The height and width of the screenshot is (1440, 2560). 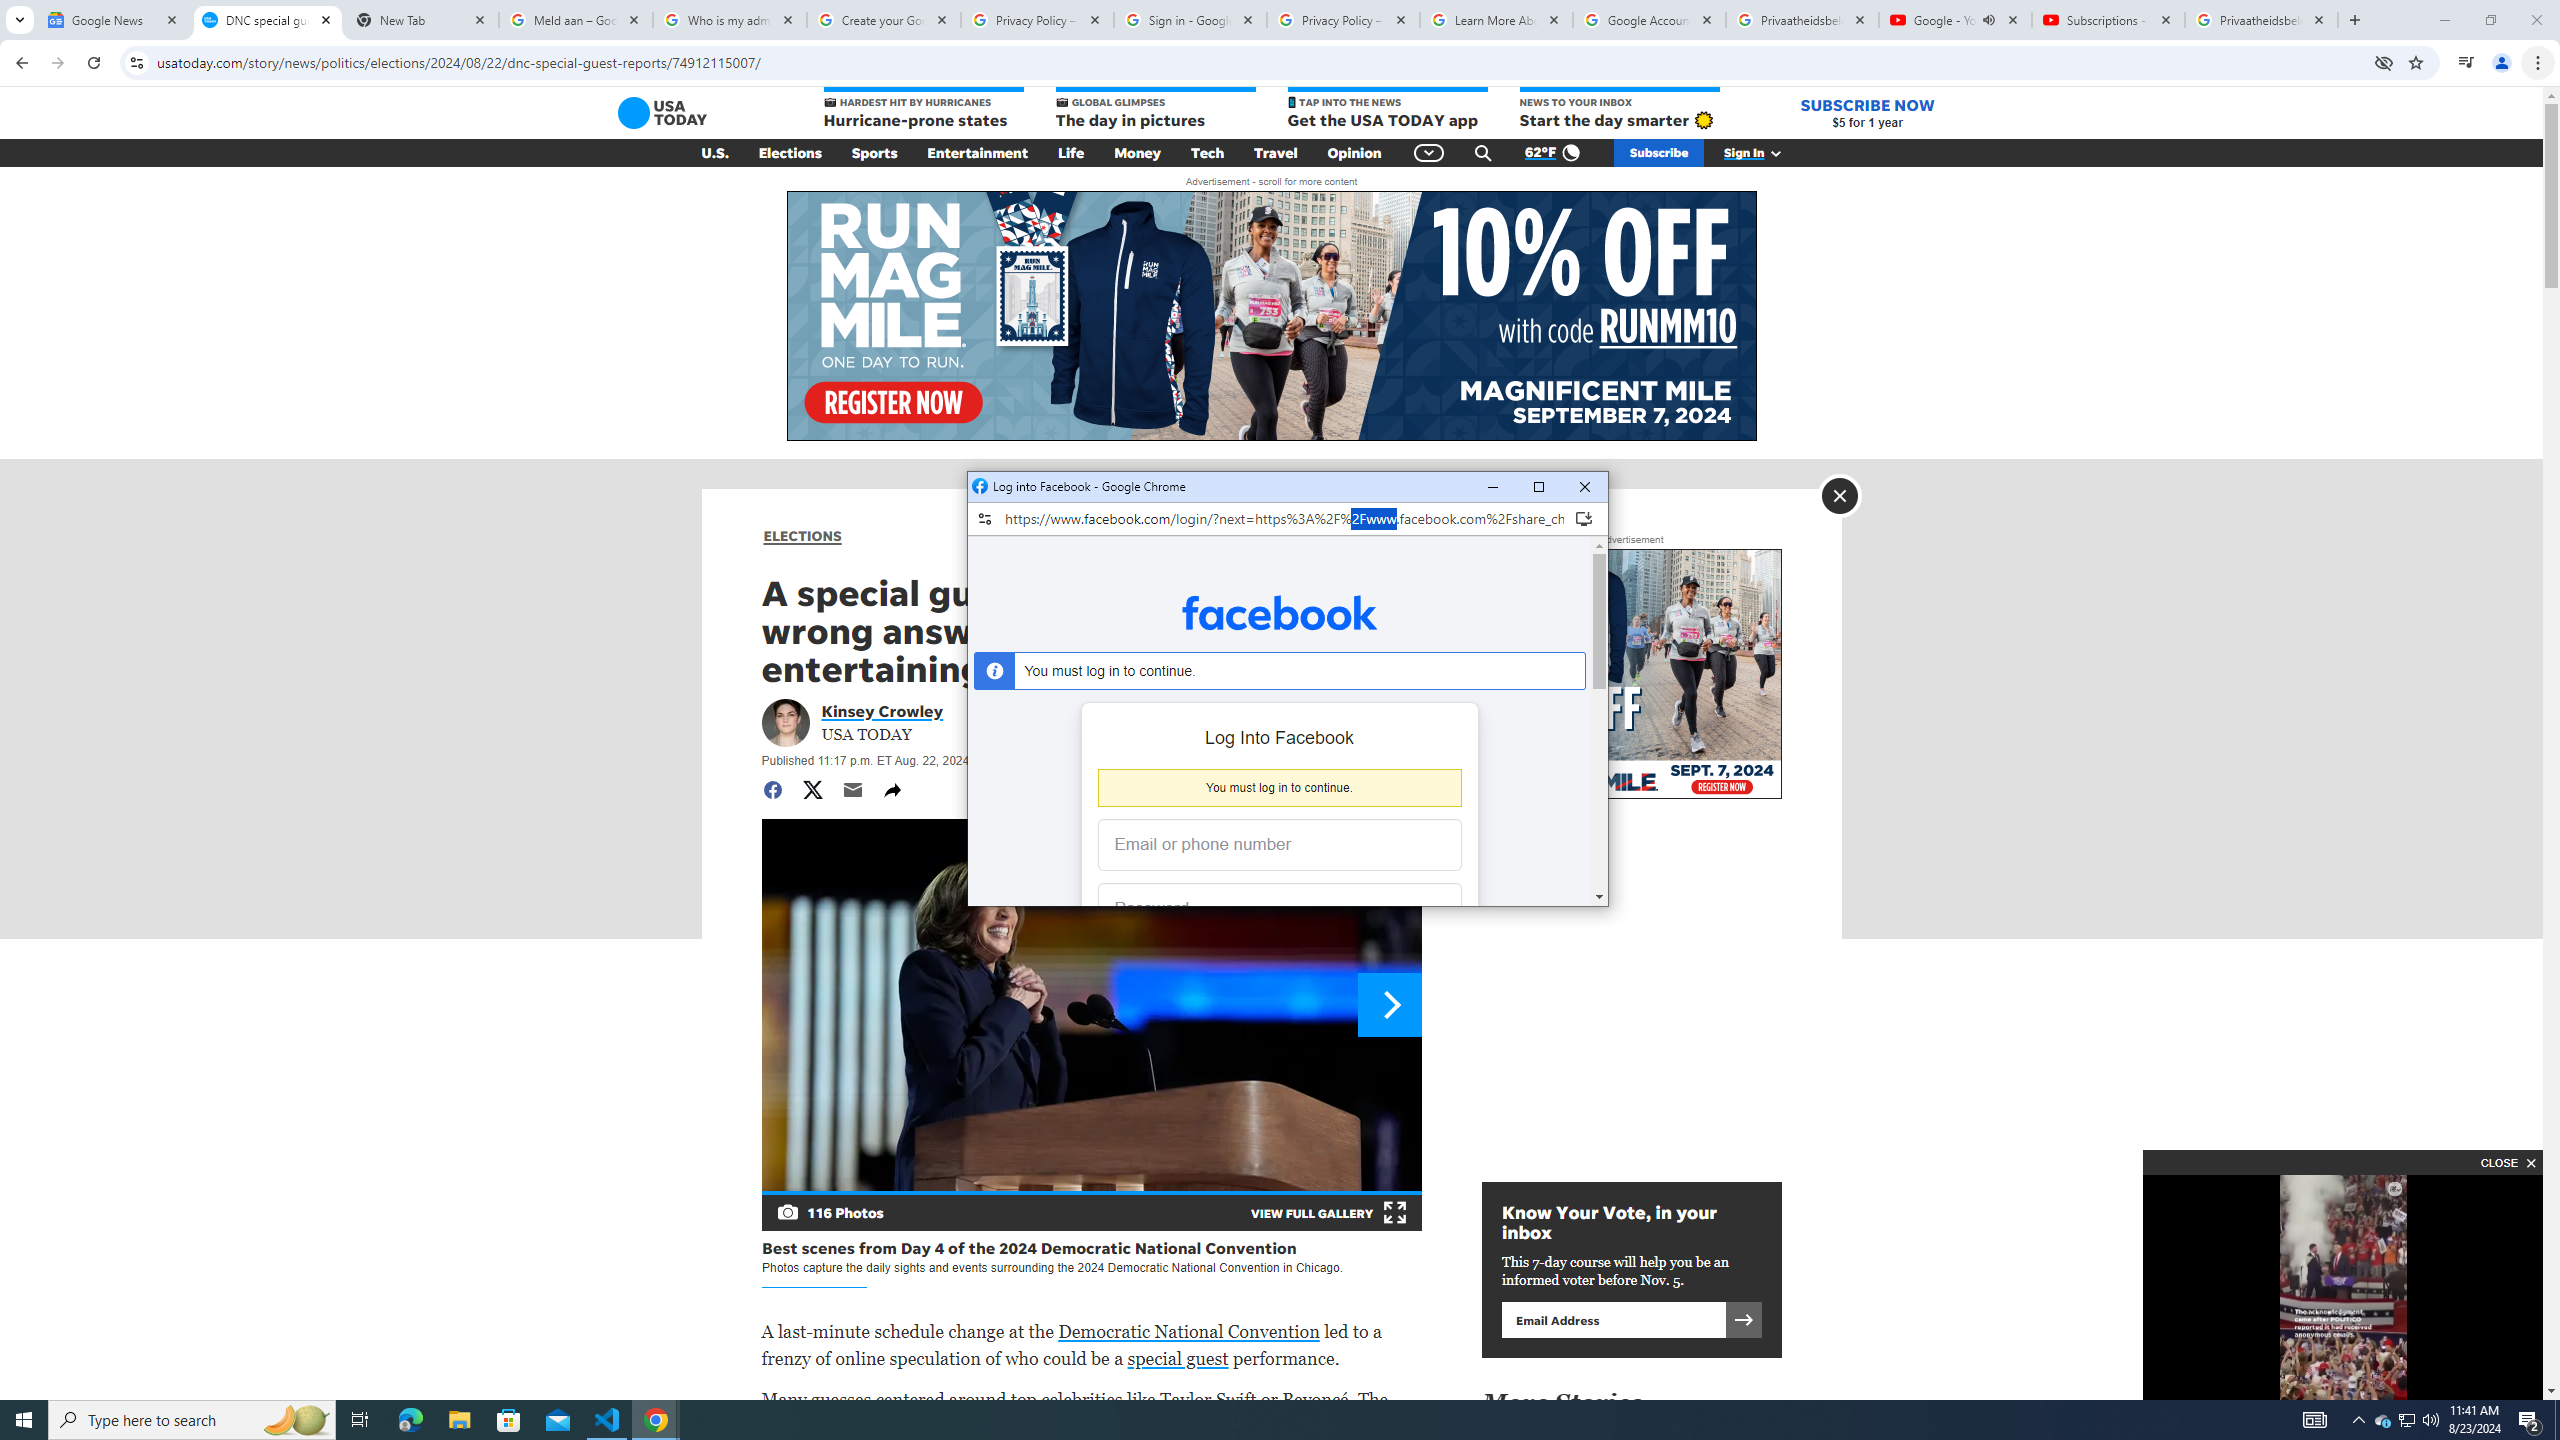 What do you see at coordinates (509, 1418) in the screenshot?
I see `'Microsoft Store'` at bounding box center [509, 1418].